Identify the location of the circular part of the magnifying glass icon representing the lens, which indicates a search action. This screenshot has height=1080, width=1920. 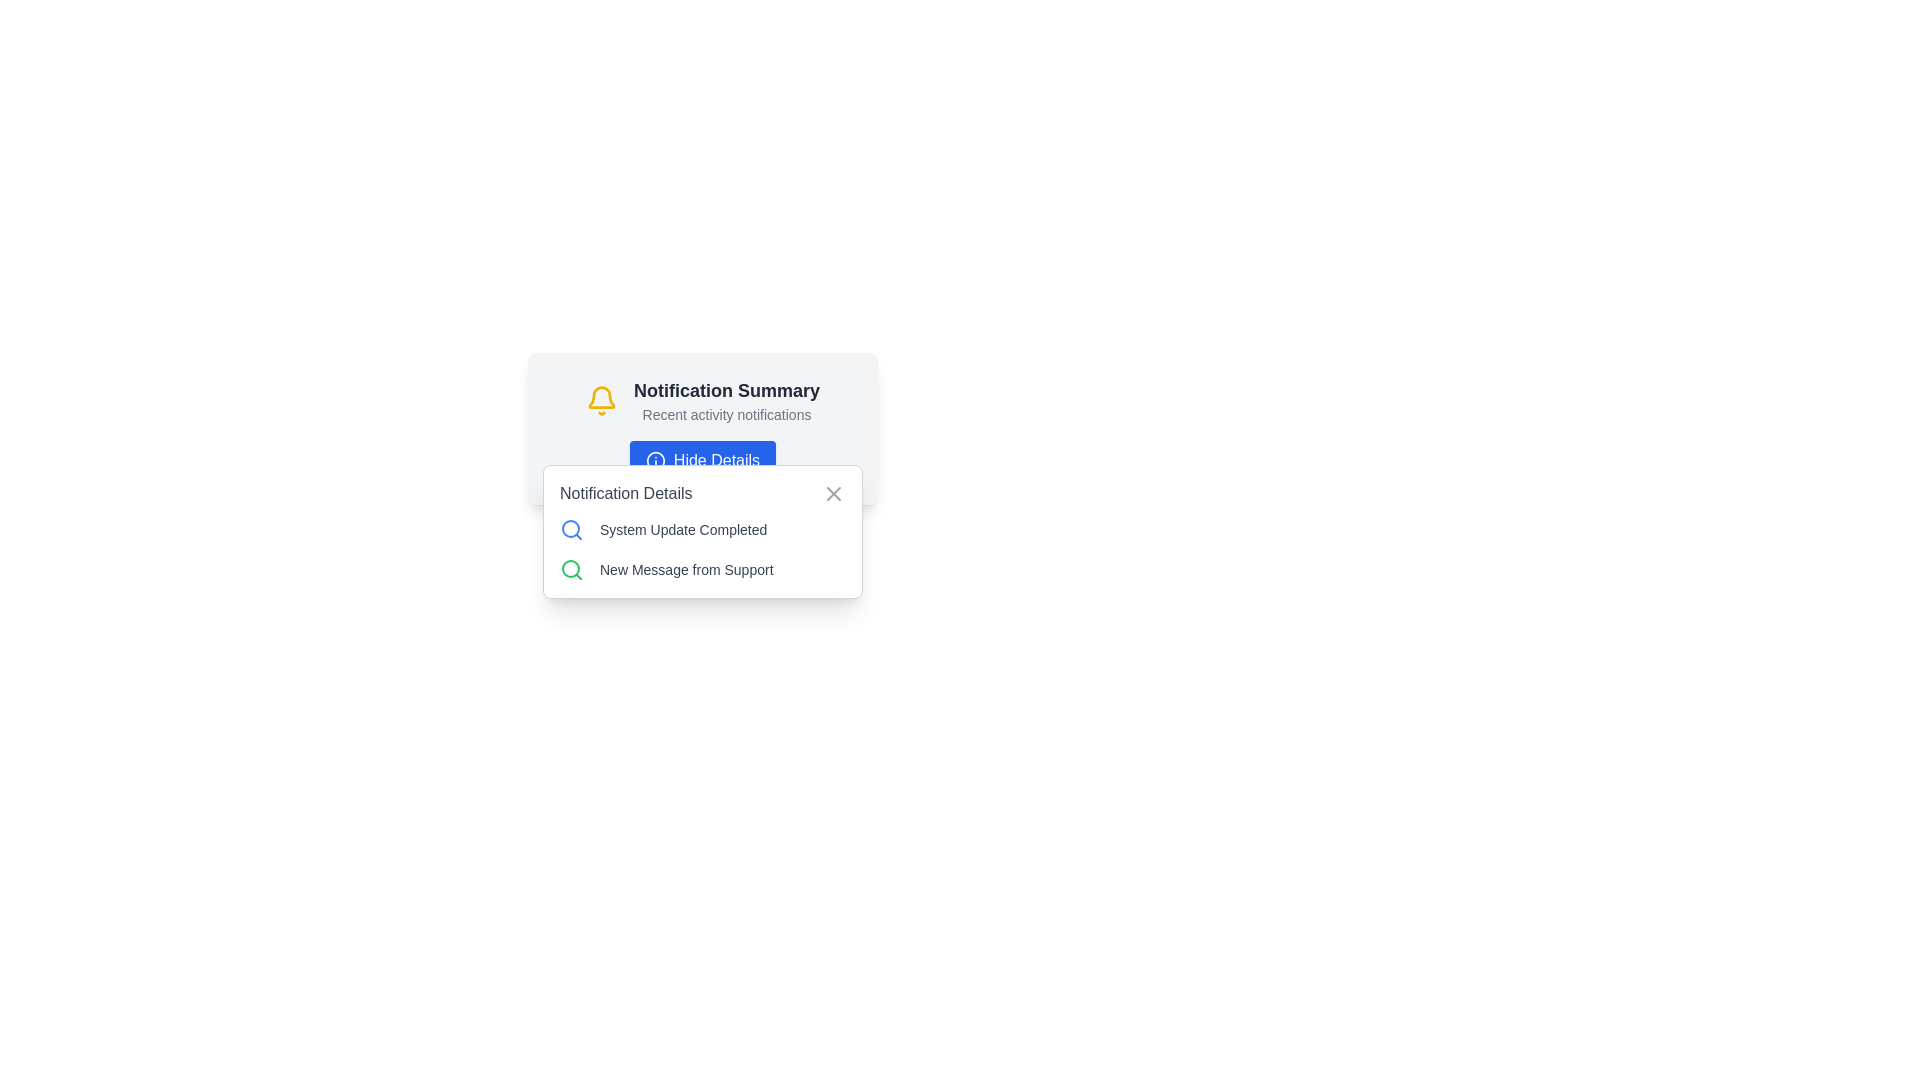
(570, 527).